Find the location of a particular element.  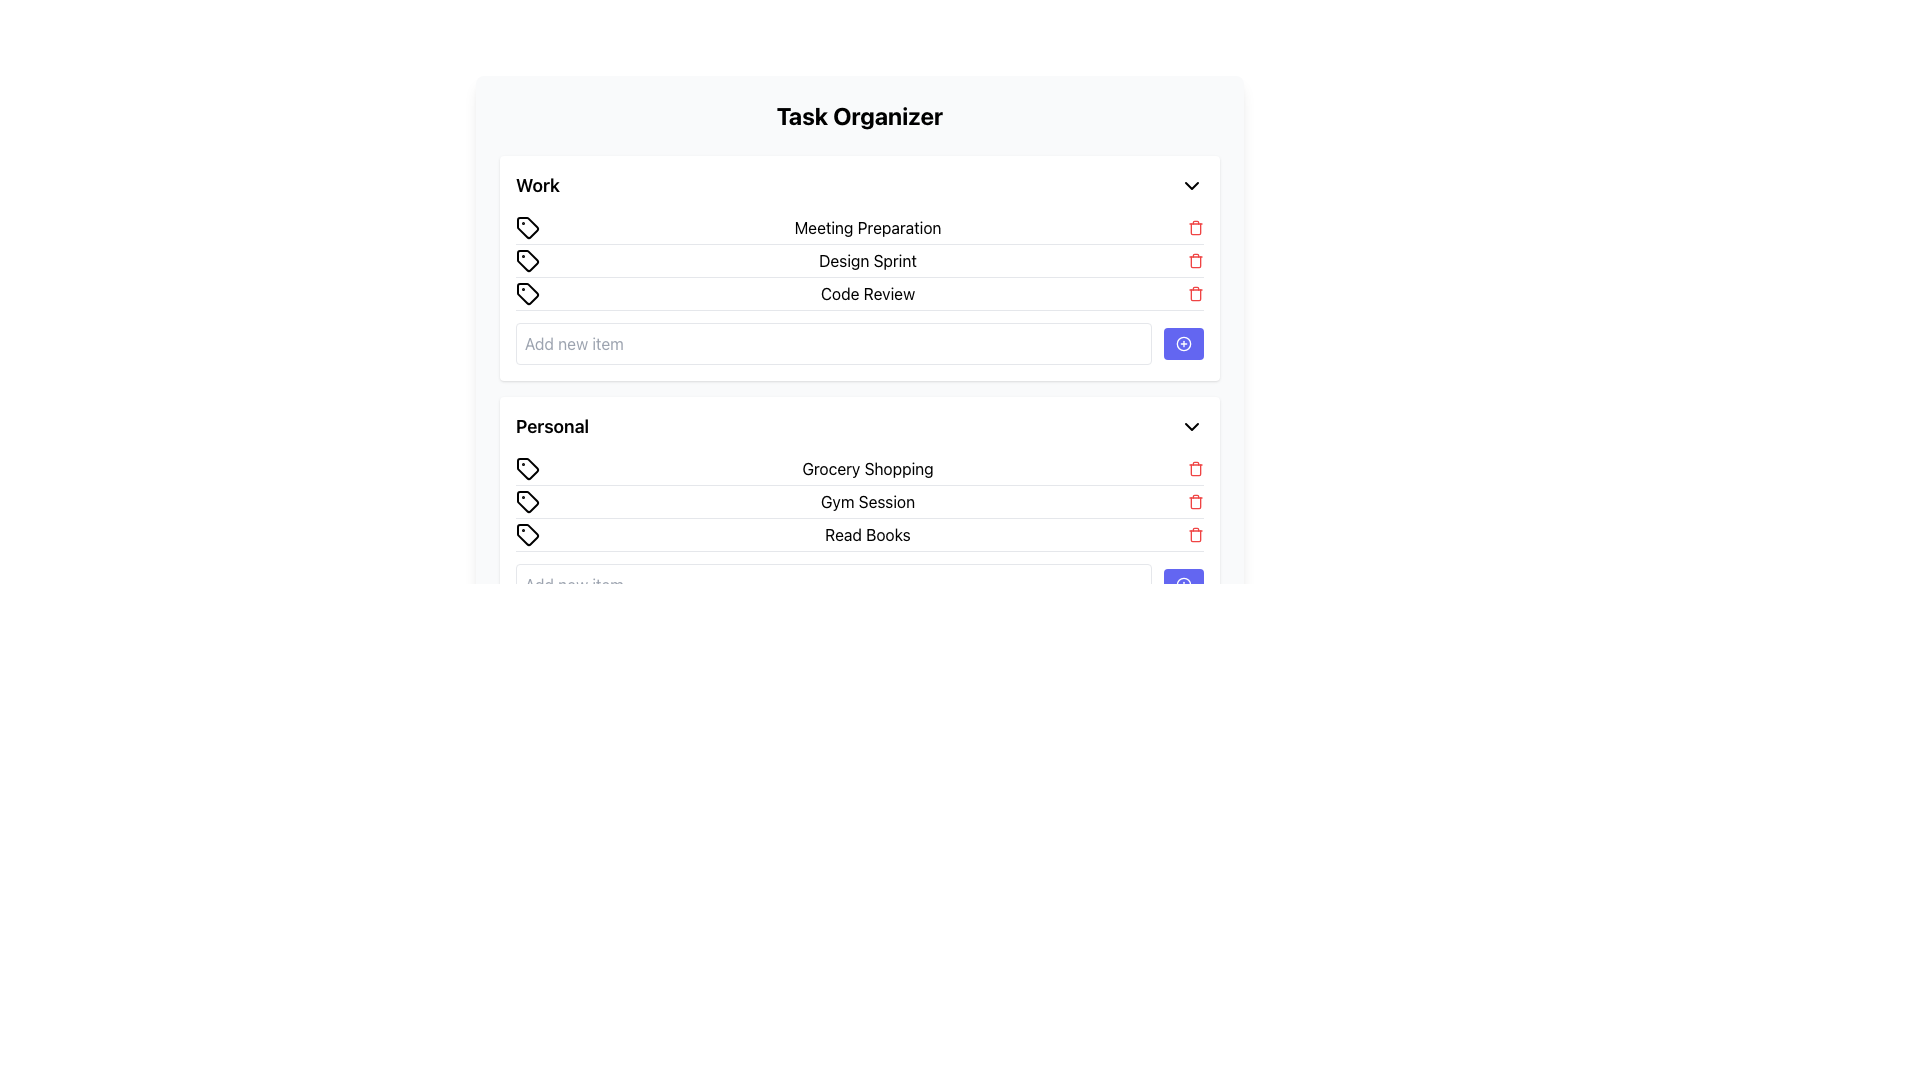

the trash icon button is located at coordinates (1195, 534).